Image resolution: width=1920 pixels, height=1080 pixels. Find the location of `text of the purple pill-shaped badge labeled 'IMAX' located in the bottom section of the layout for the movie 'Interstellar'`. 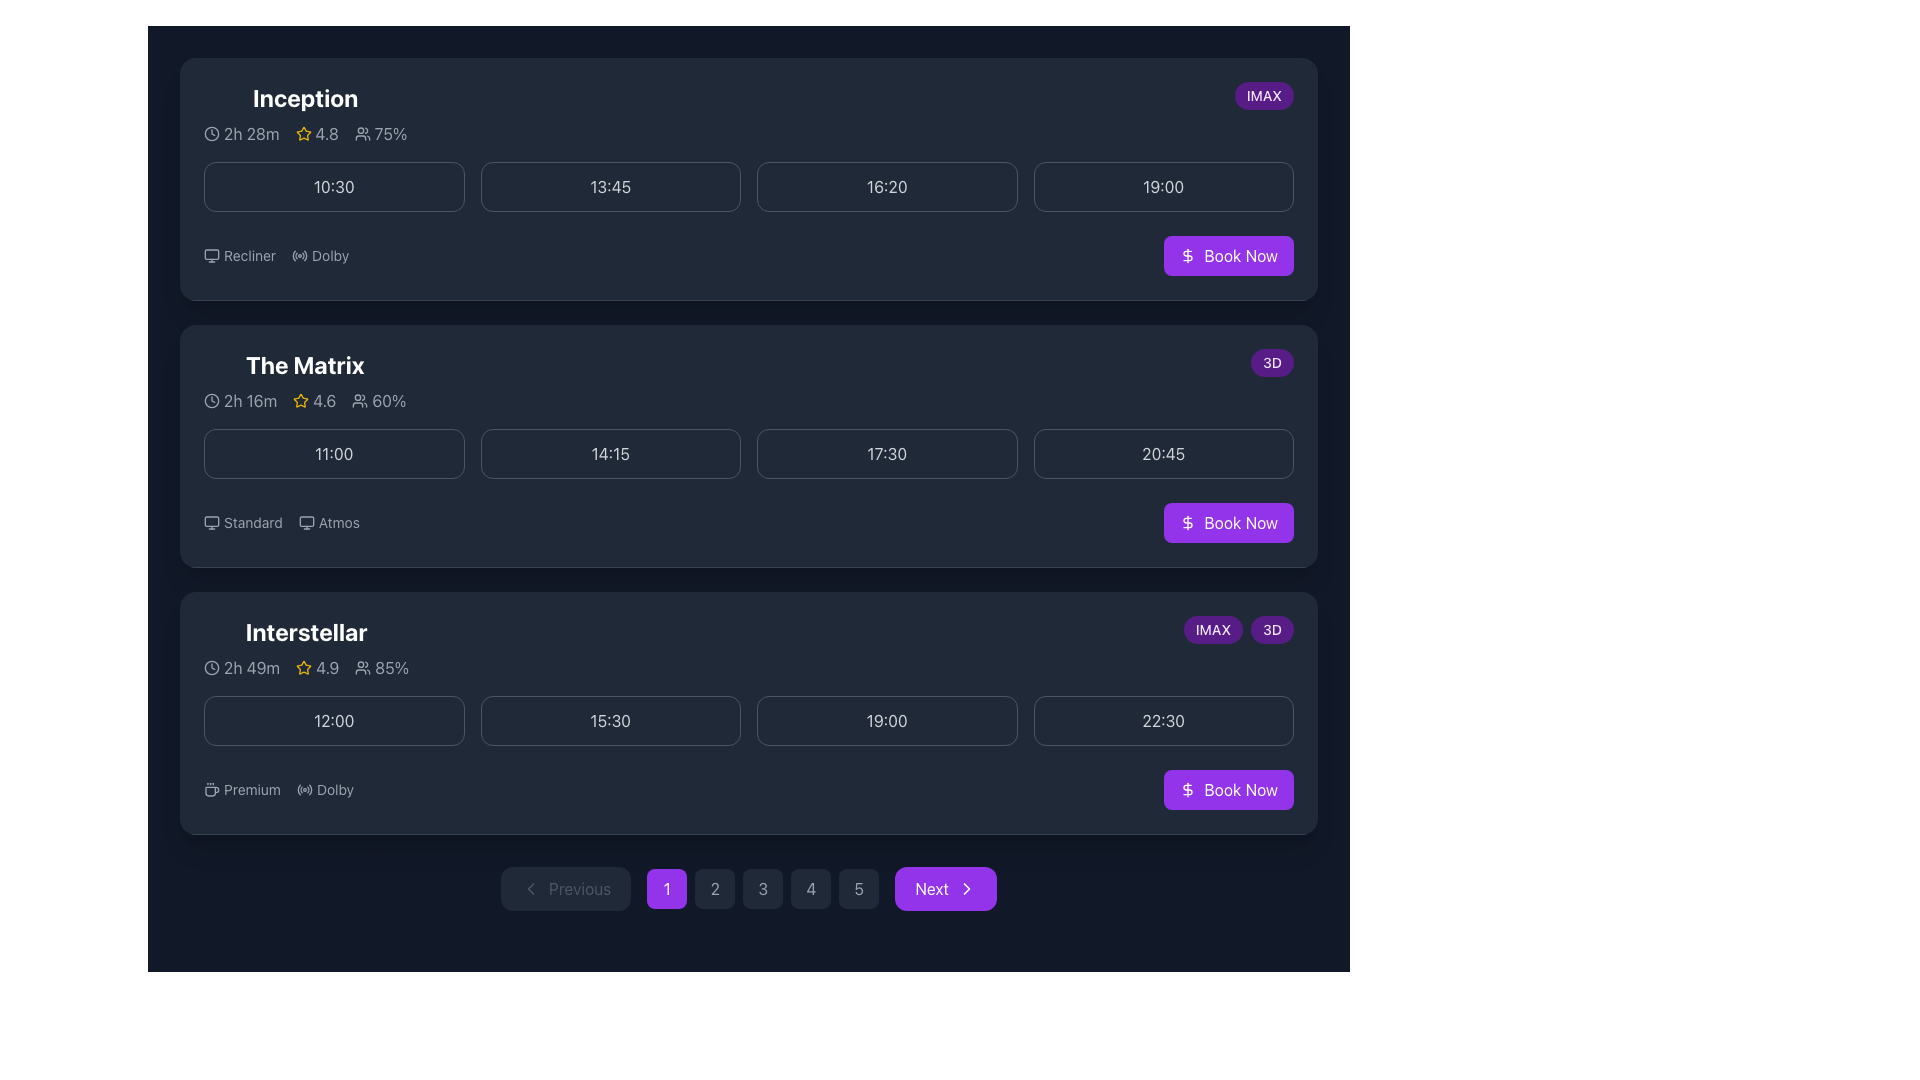

text of the purple pill-shaped badge labeled 'IMAX' located in the bottom section of the layout for the movie 'Interstellar' is located at coordinates (1212, 628).